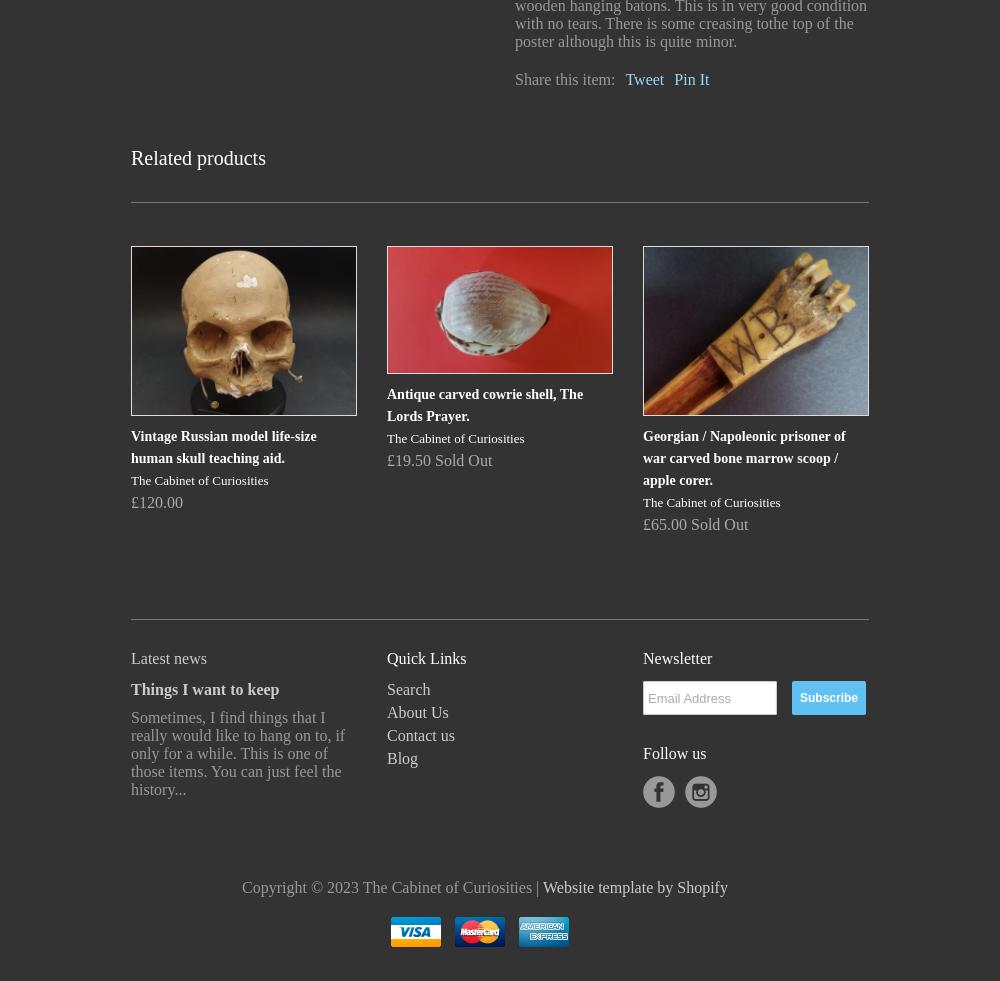  I want to click on 'Pin It', so click(690, 78).